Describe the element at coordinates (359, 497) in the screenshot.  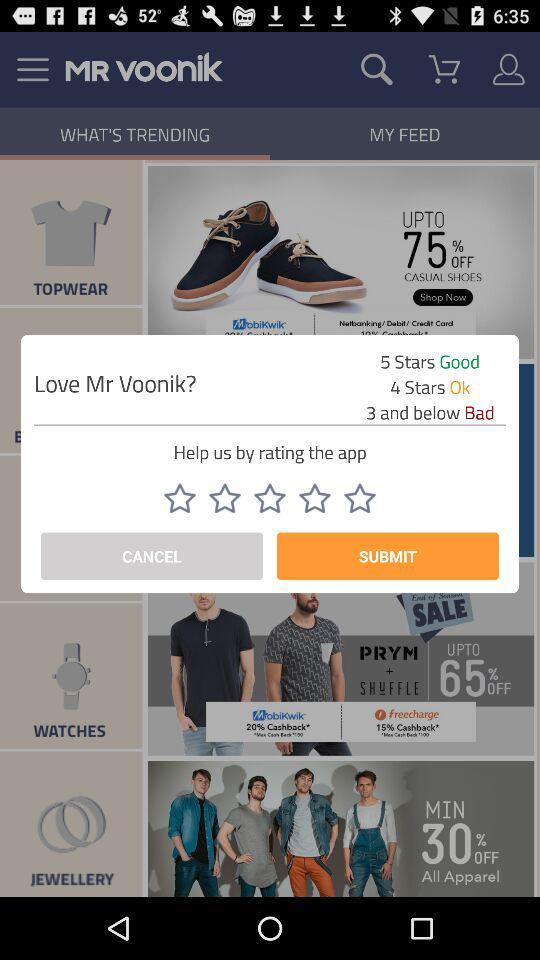
I see `the item below the help us by icon` at that location.